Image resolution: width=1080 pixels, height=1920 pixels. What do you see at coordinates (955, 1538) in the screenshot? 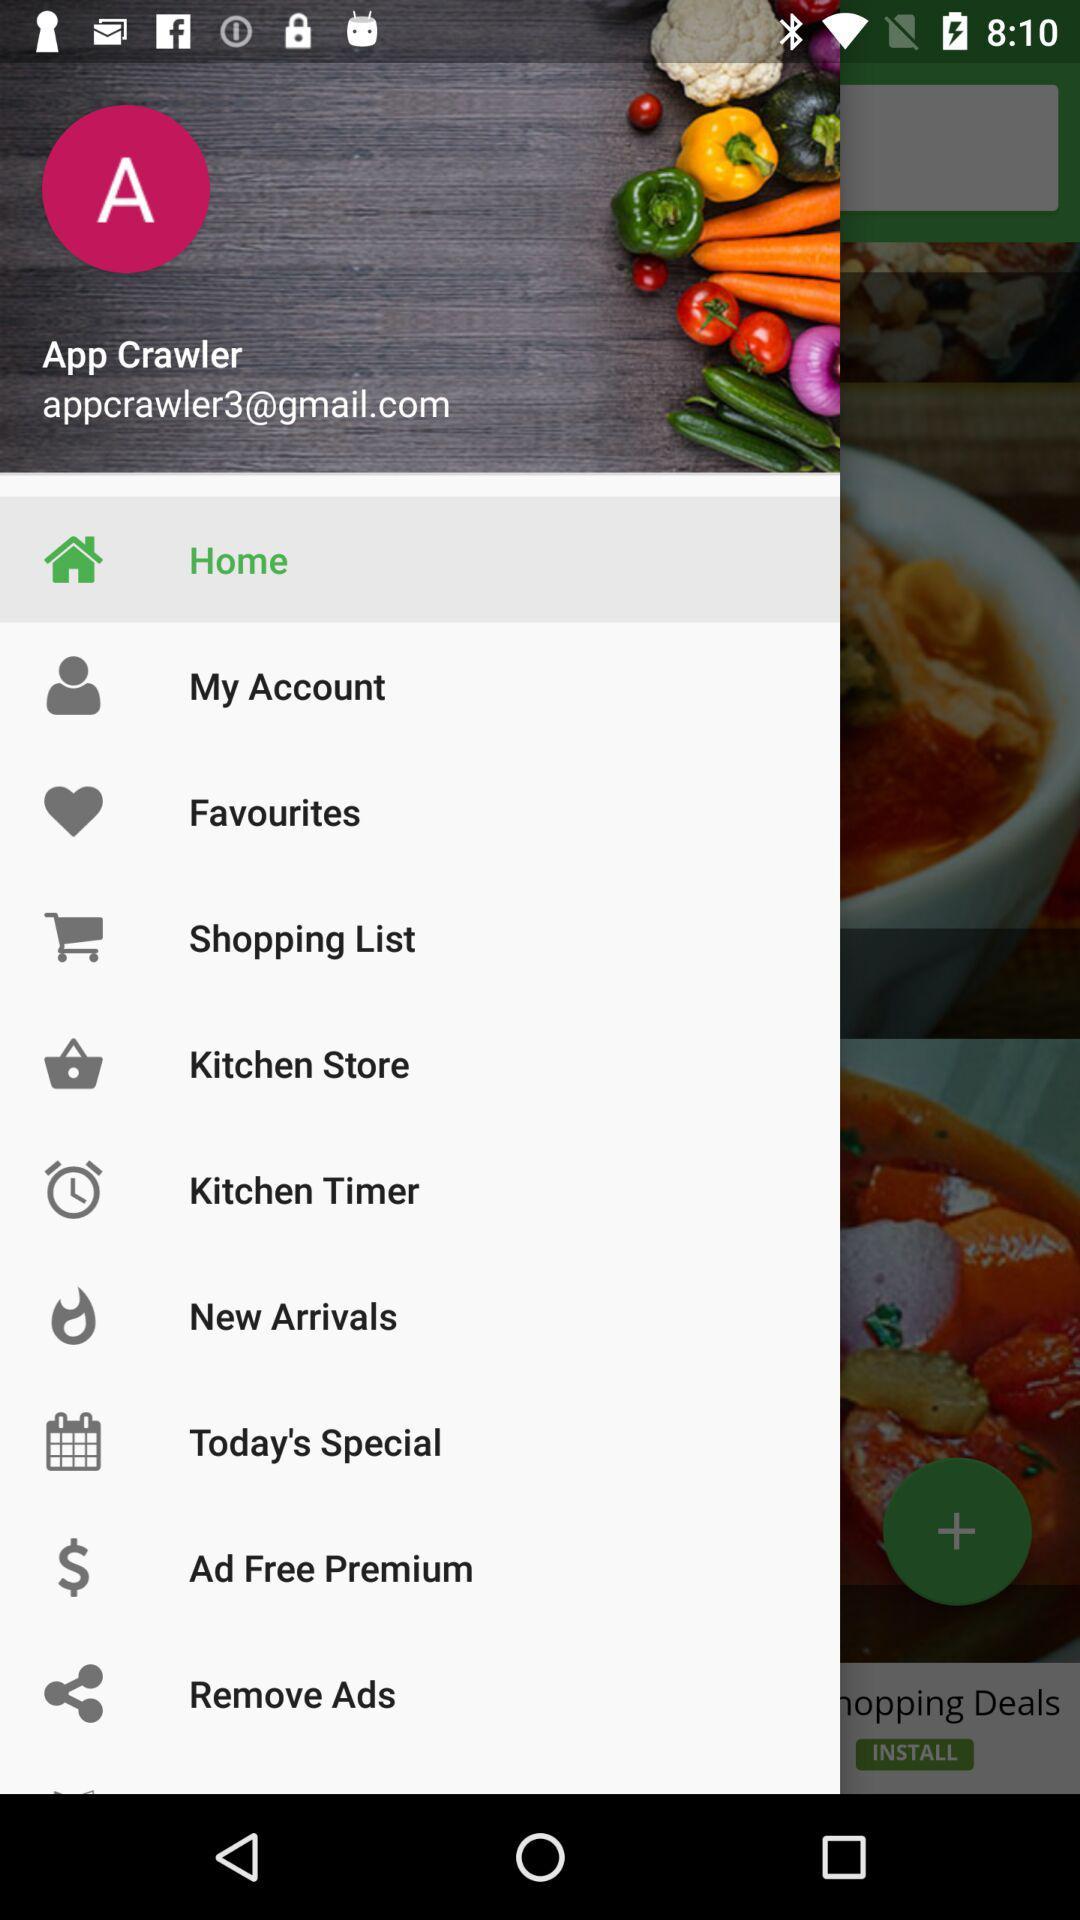
I see `the add icon` at bounding box center [955, 1538].